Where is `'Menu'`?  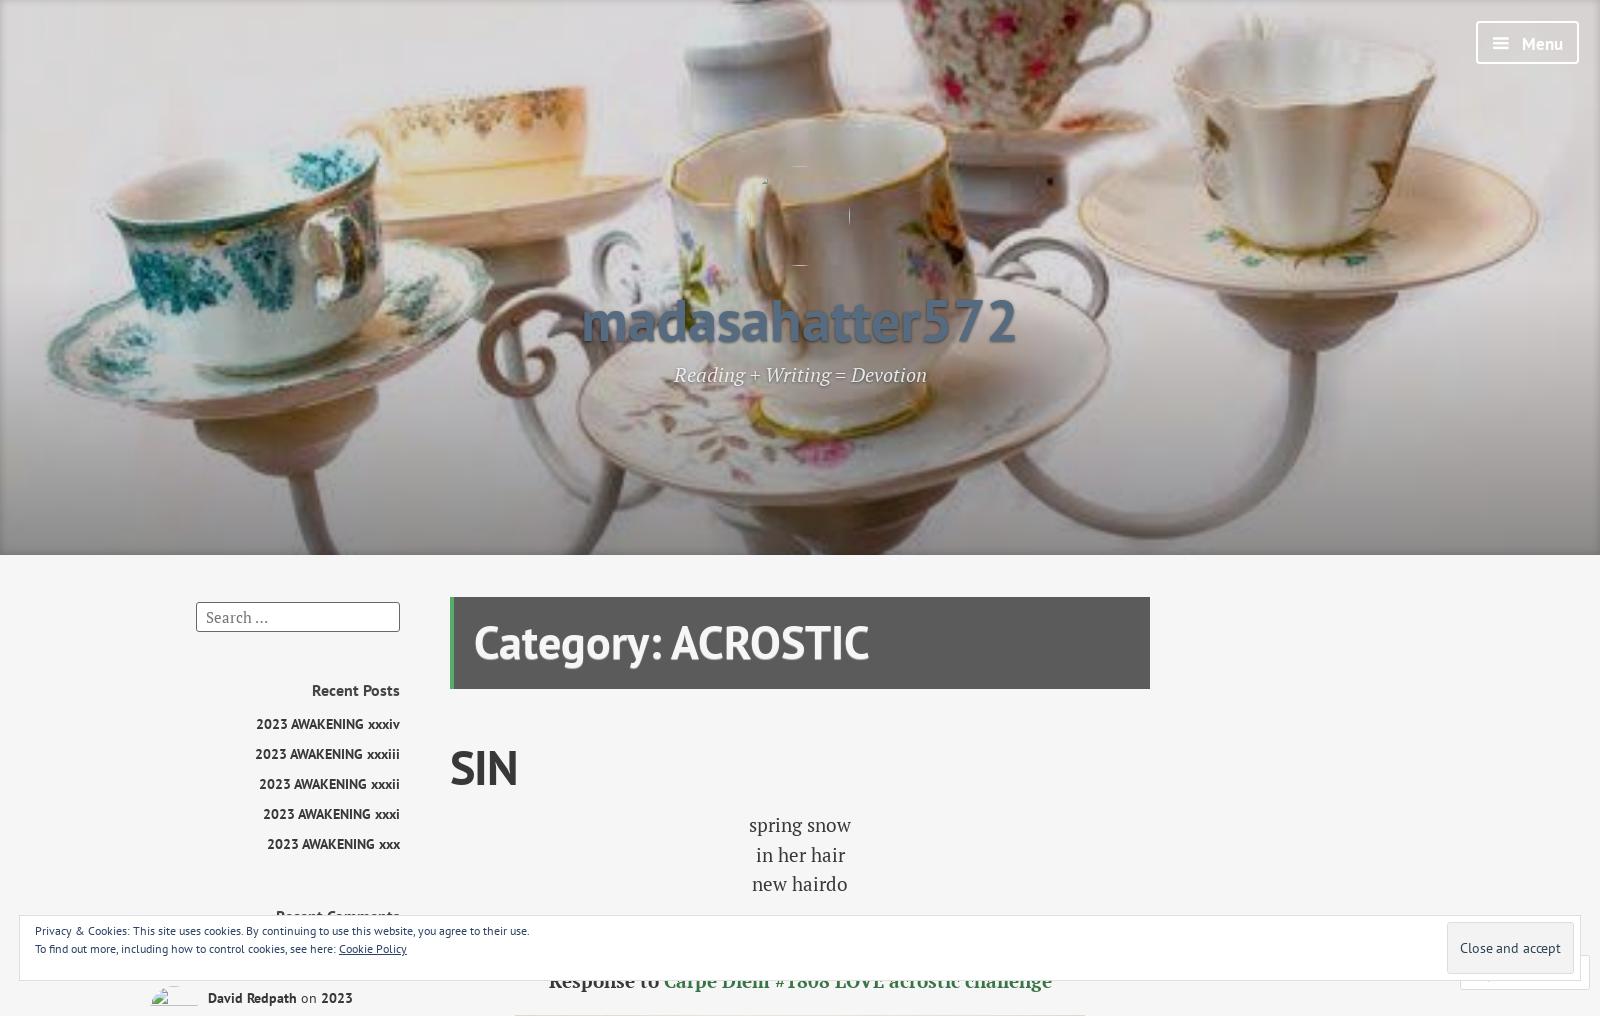 'Menu' is located at coordinates (1539, 42).